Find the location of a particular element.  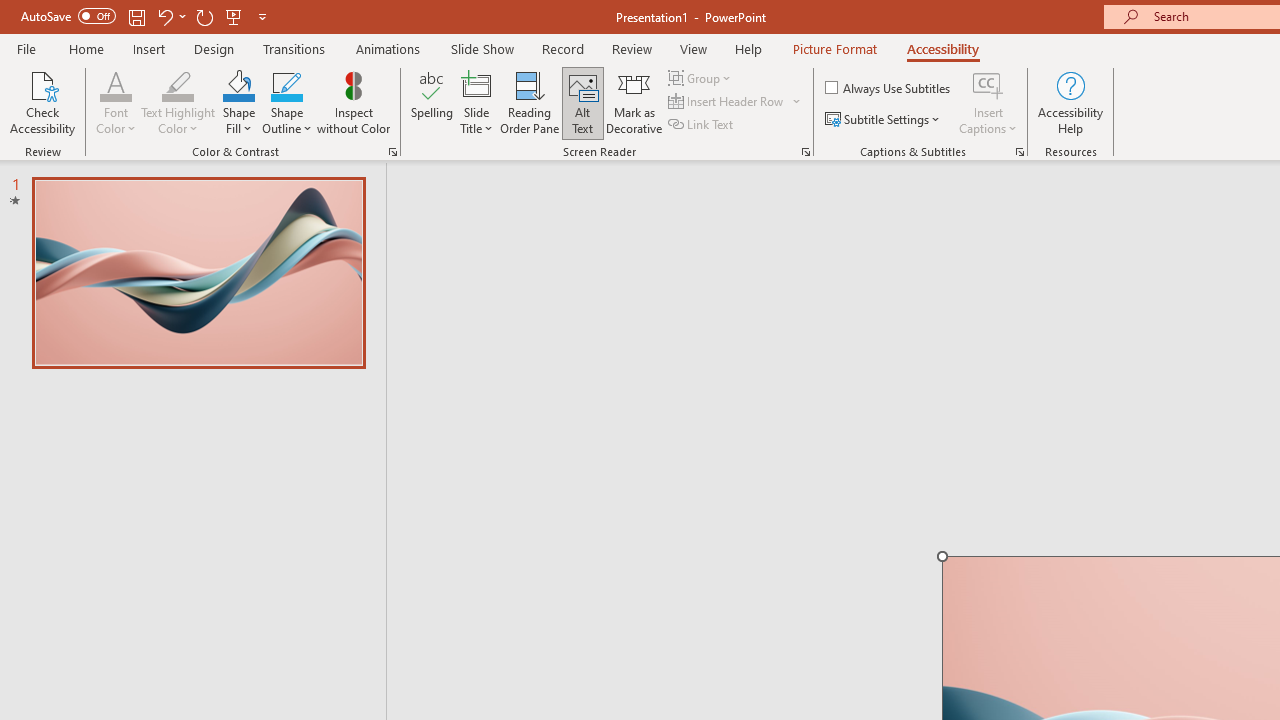

'Color & Contrast' is located at coordinates (392, 150).